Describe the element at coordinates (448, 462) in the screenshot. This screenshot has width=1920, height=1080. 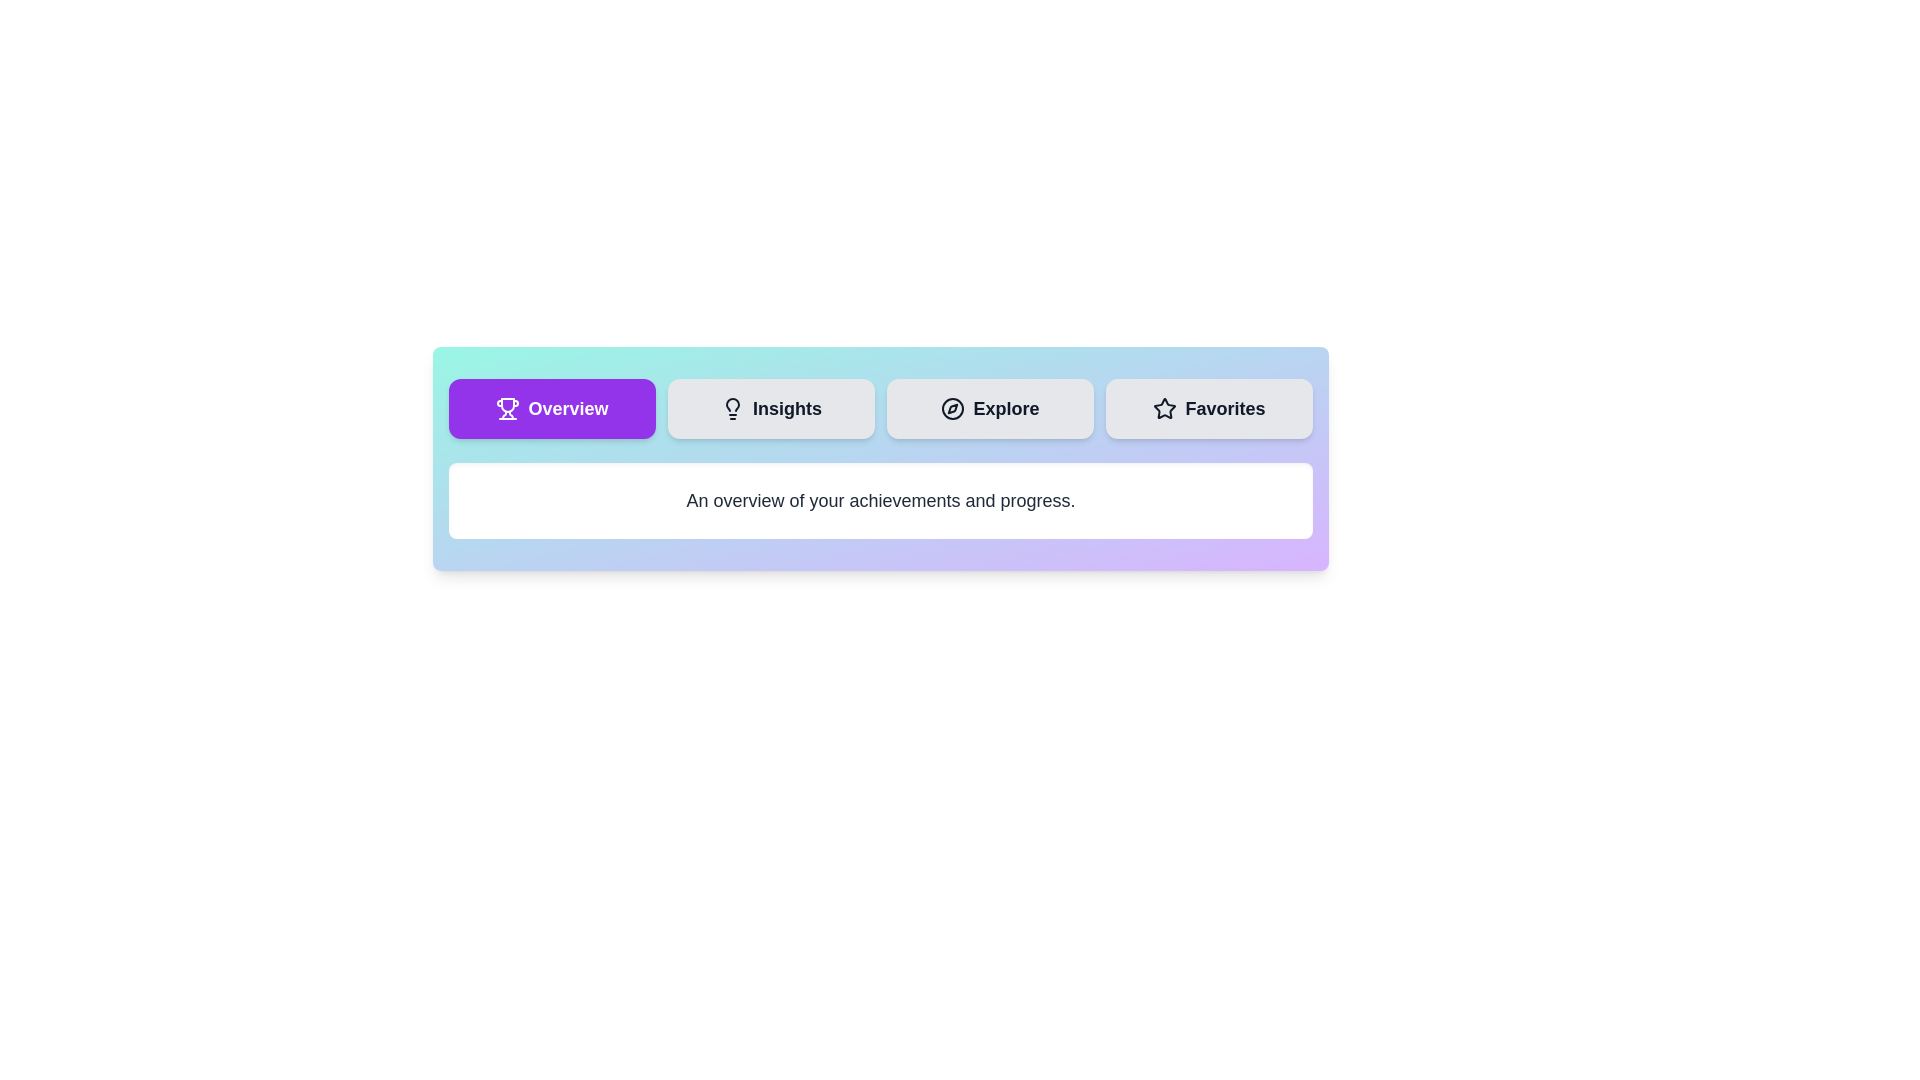
I see `the text in the content area` at that location.